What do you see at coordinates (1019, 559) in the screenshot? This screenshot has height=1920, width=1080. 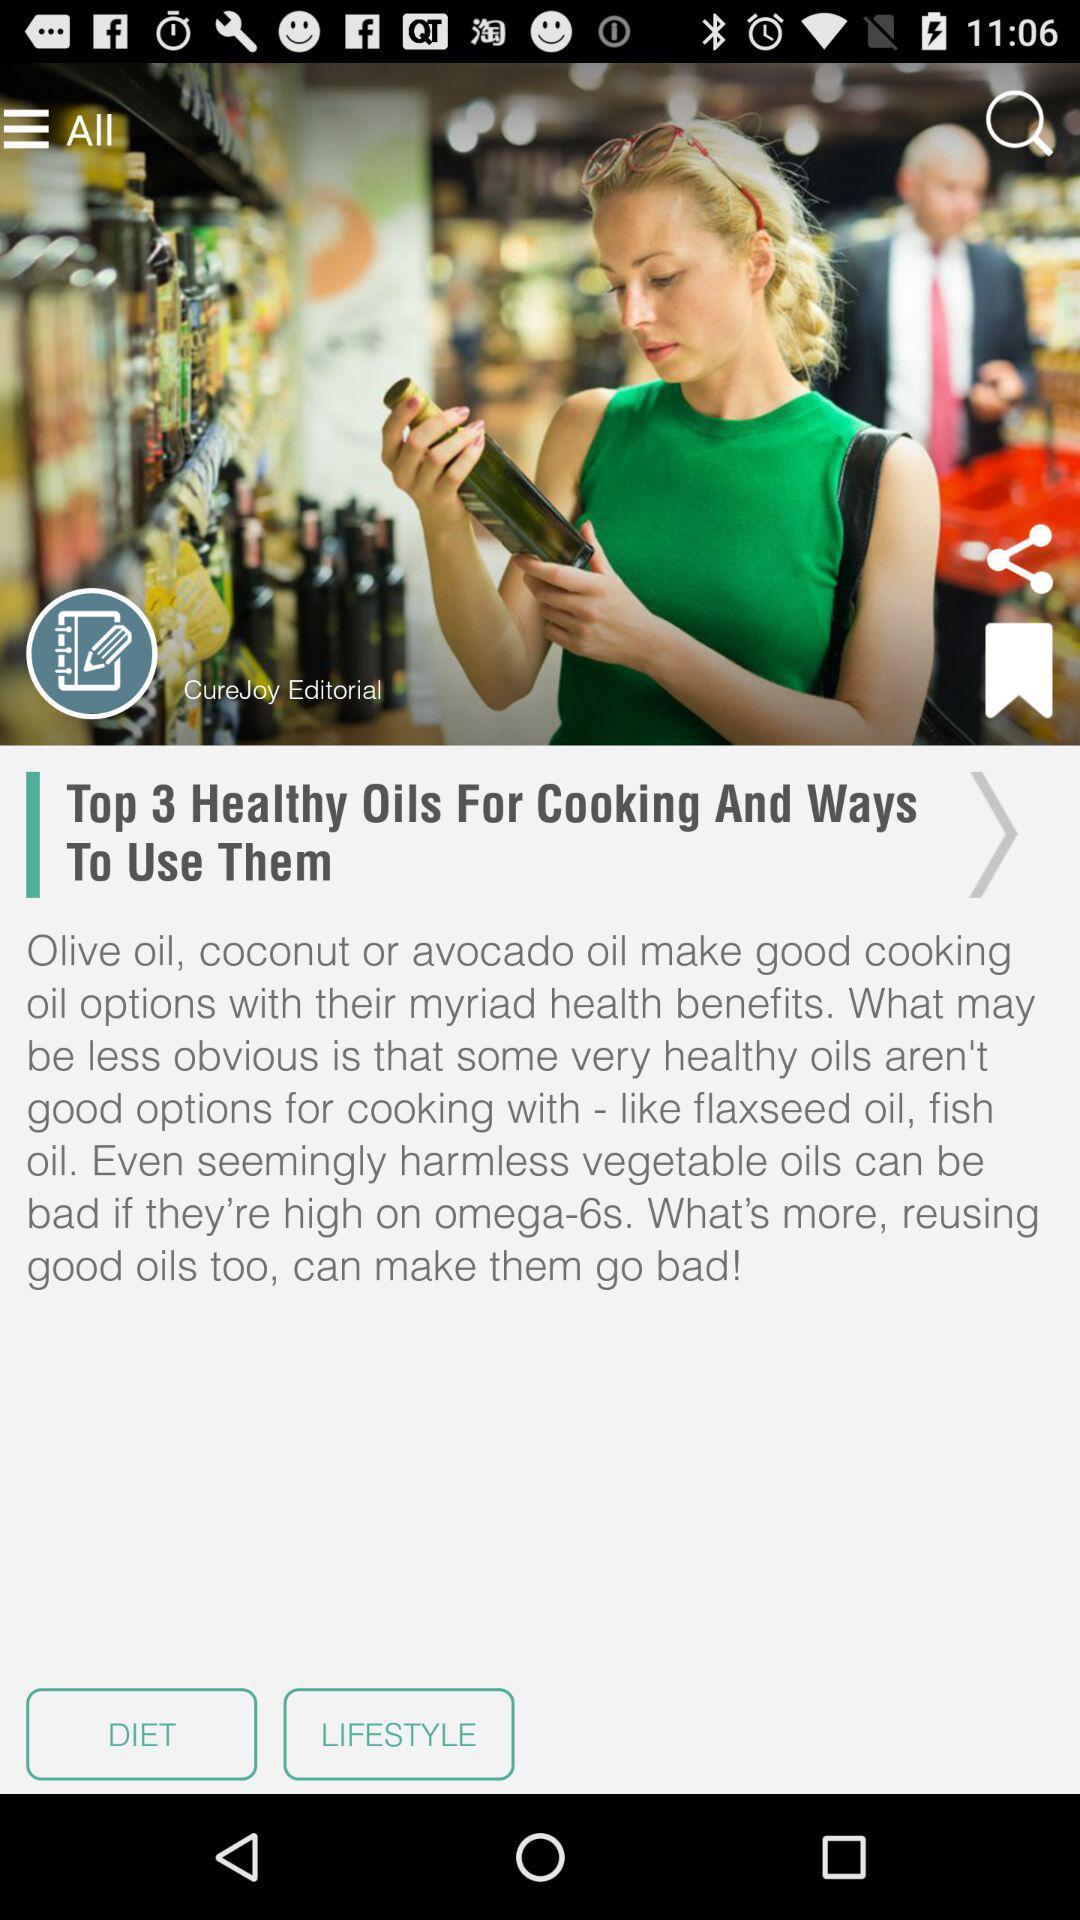 I see `share` at bounding box center [1019, 559].